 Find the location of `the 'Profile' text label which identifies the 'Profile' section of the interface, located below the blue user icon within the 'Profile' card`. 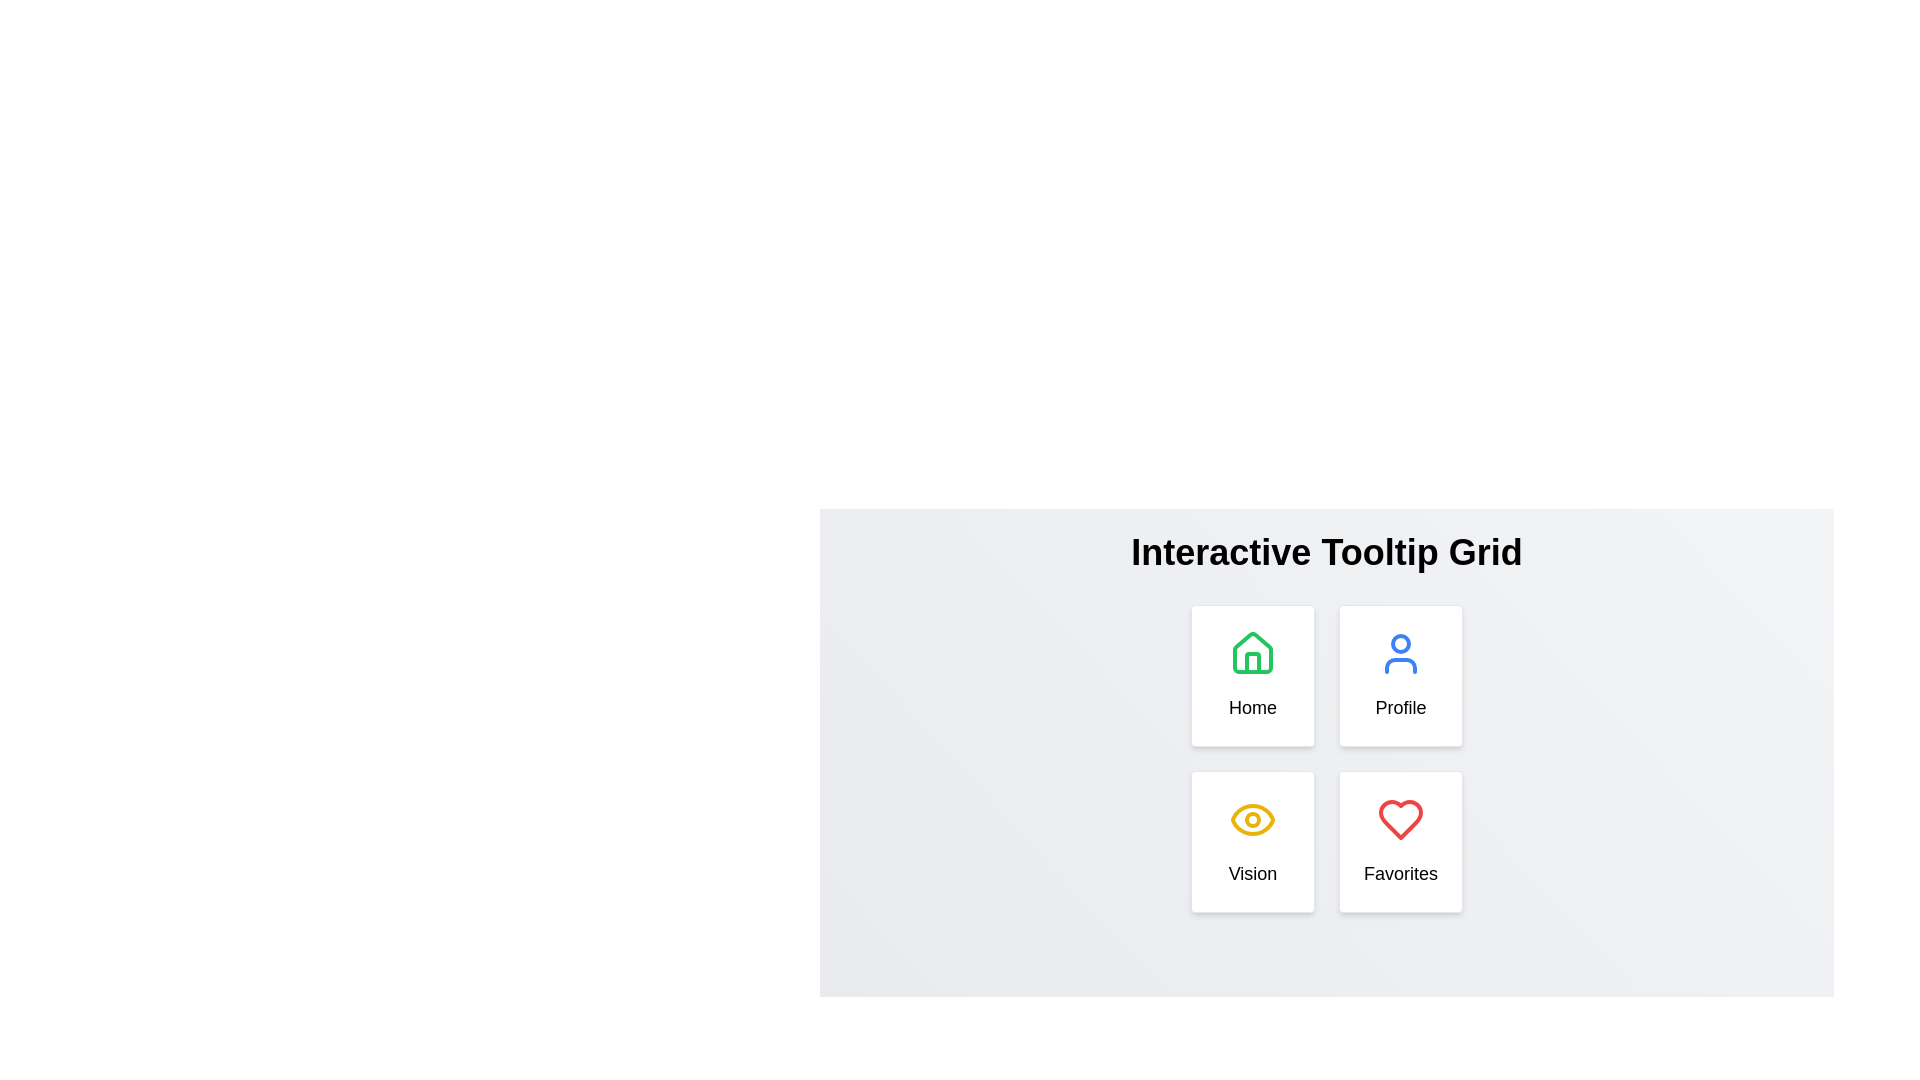

the 'Profile' text label which identifies the 'Profile' section of the interface, located below the blue user icon within the 'Profile' card is located at coordinates (1400, 707).